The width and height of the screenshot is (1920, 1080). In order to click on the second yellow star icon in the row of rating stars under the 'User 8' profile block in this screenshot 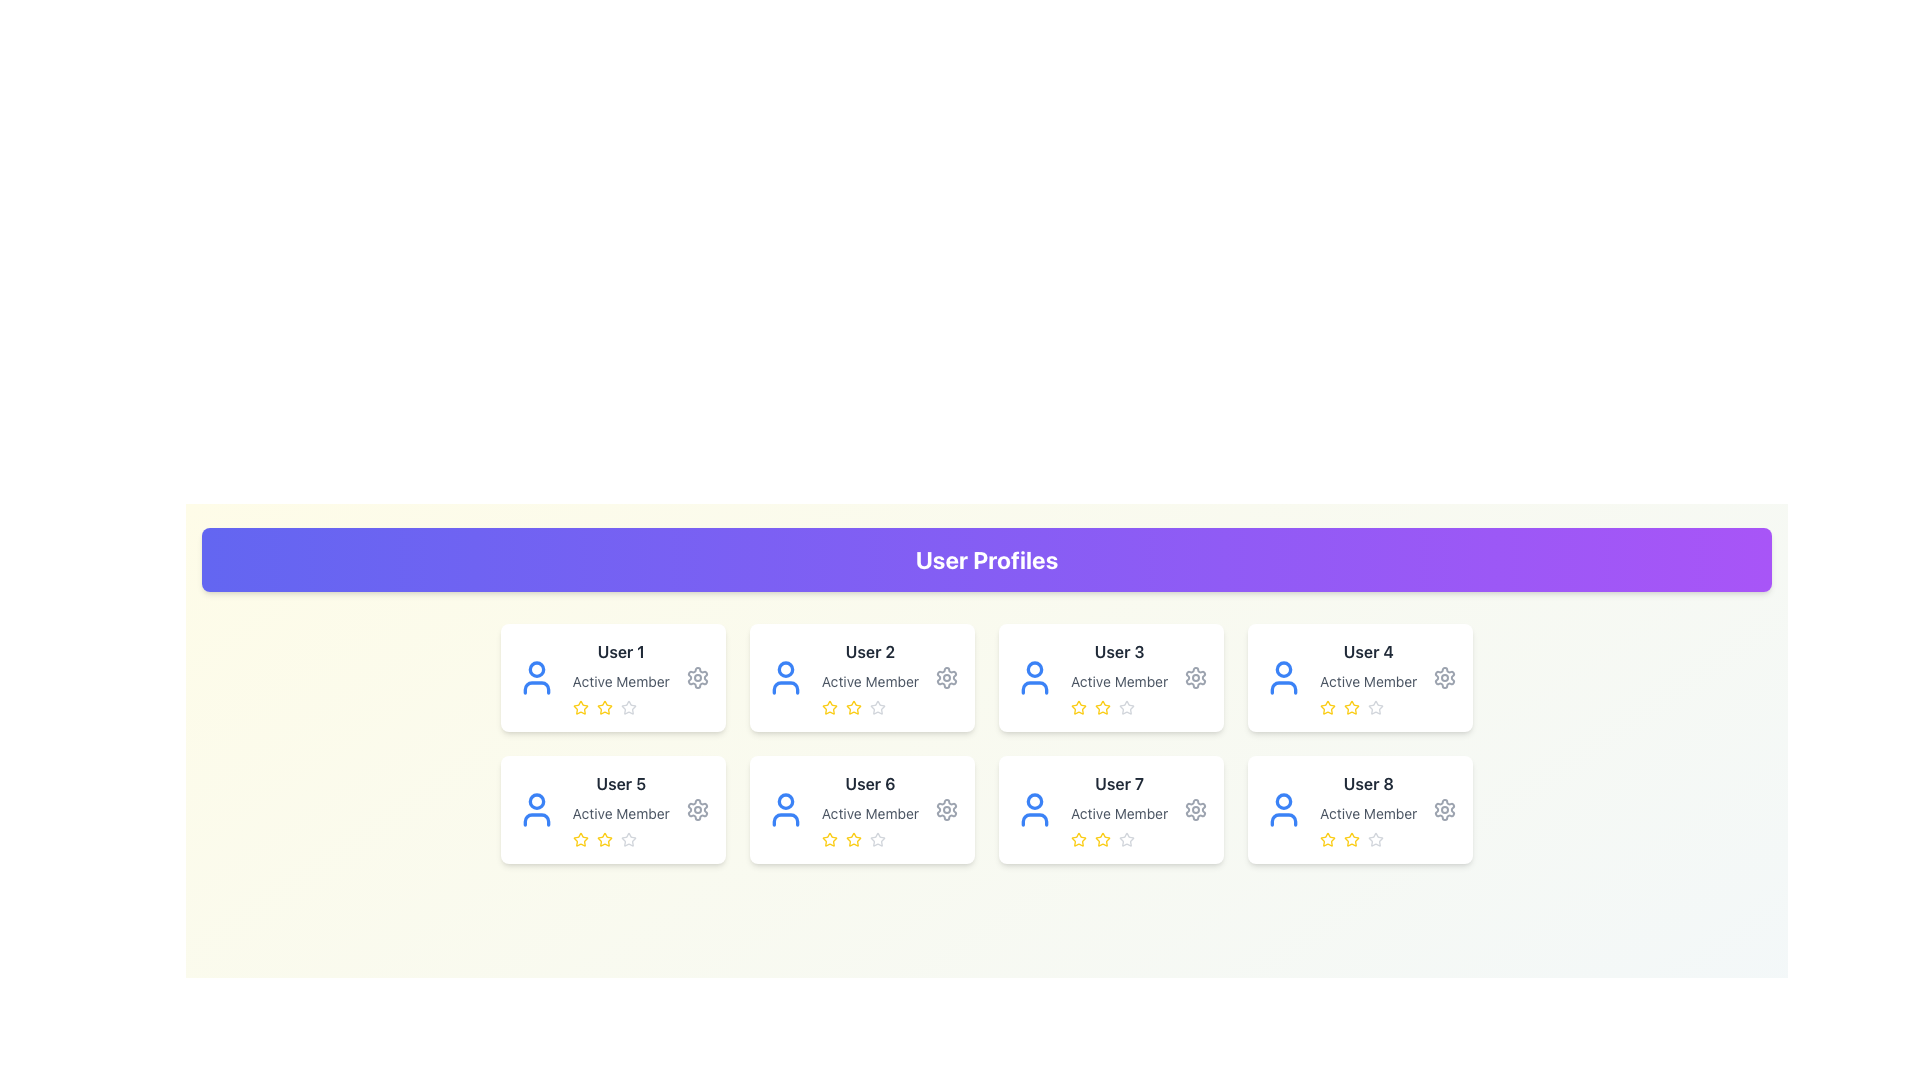, I will do `click(1352, 839)`.